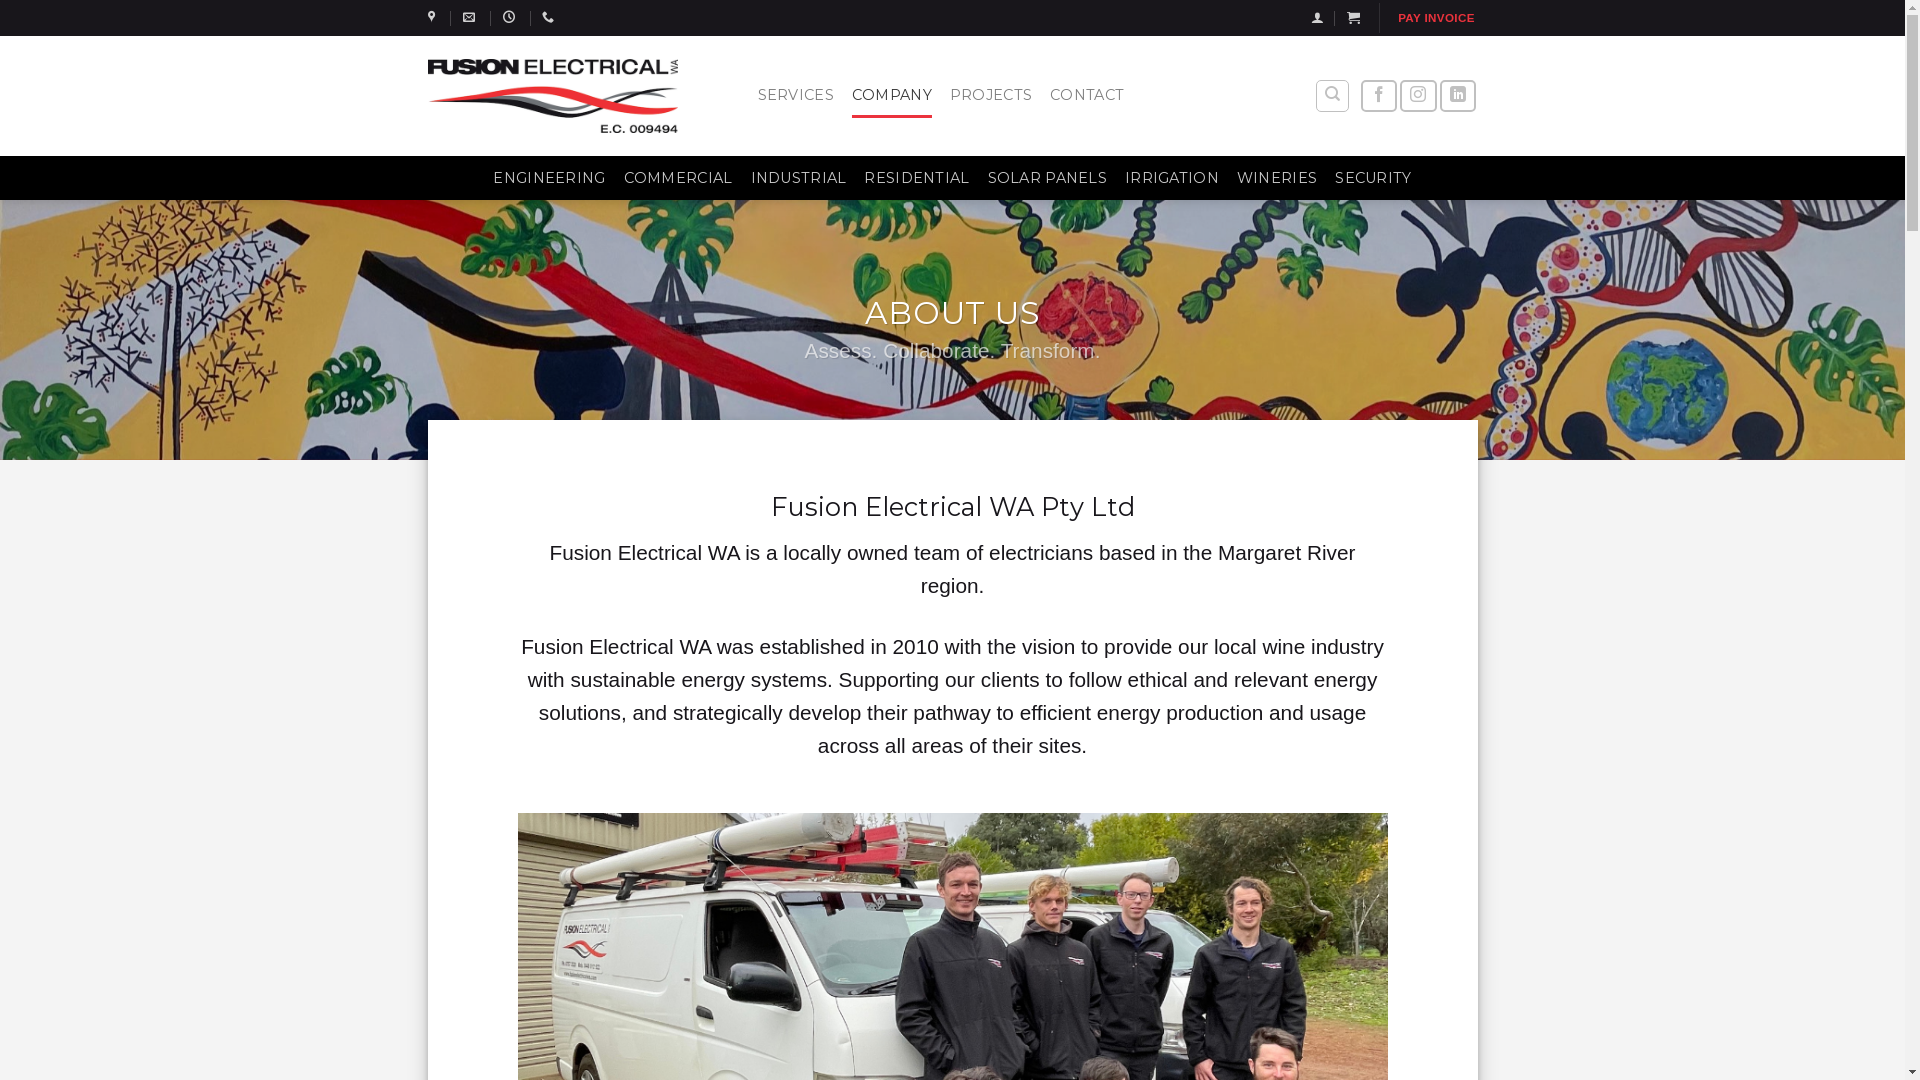 The height and width of the screenshot is (1080, 1920). What do you see at coordinates (1434, 18) in the screenshot?
I see `'PAY INVOICE'` at bounding box center [1434, 18].